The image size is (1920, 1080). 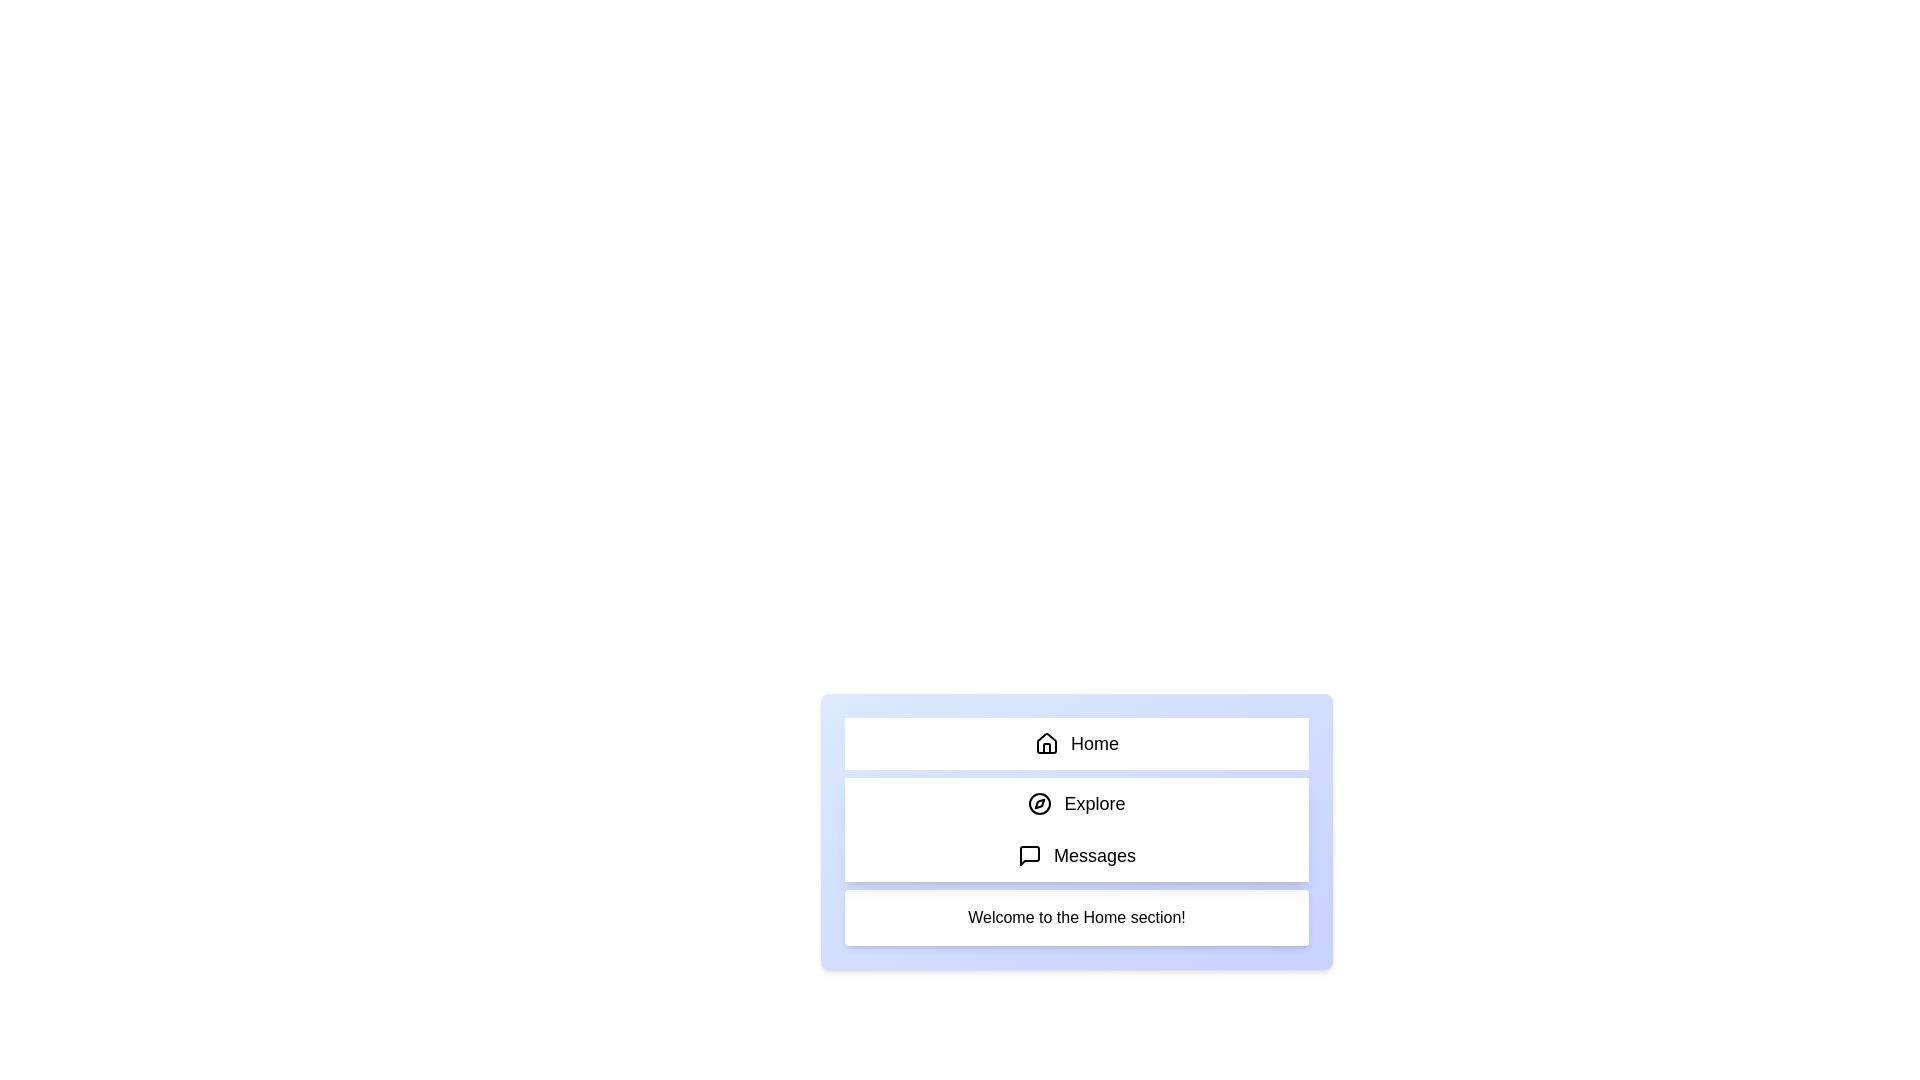 What do you see at coordinates (1075, 744) in the screenshot?
I see `the Home tab to switch to it` at bounding box center [1075, 744].